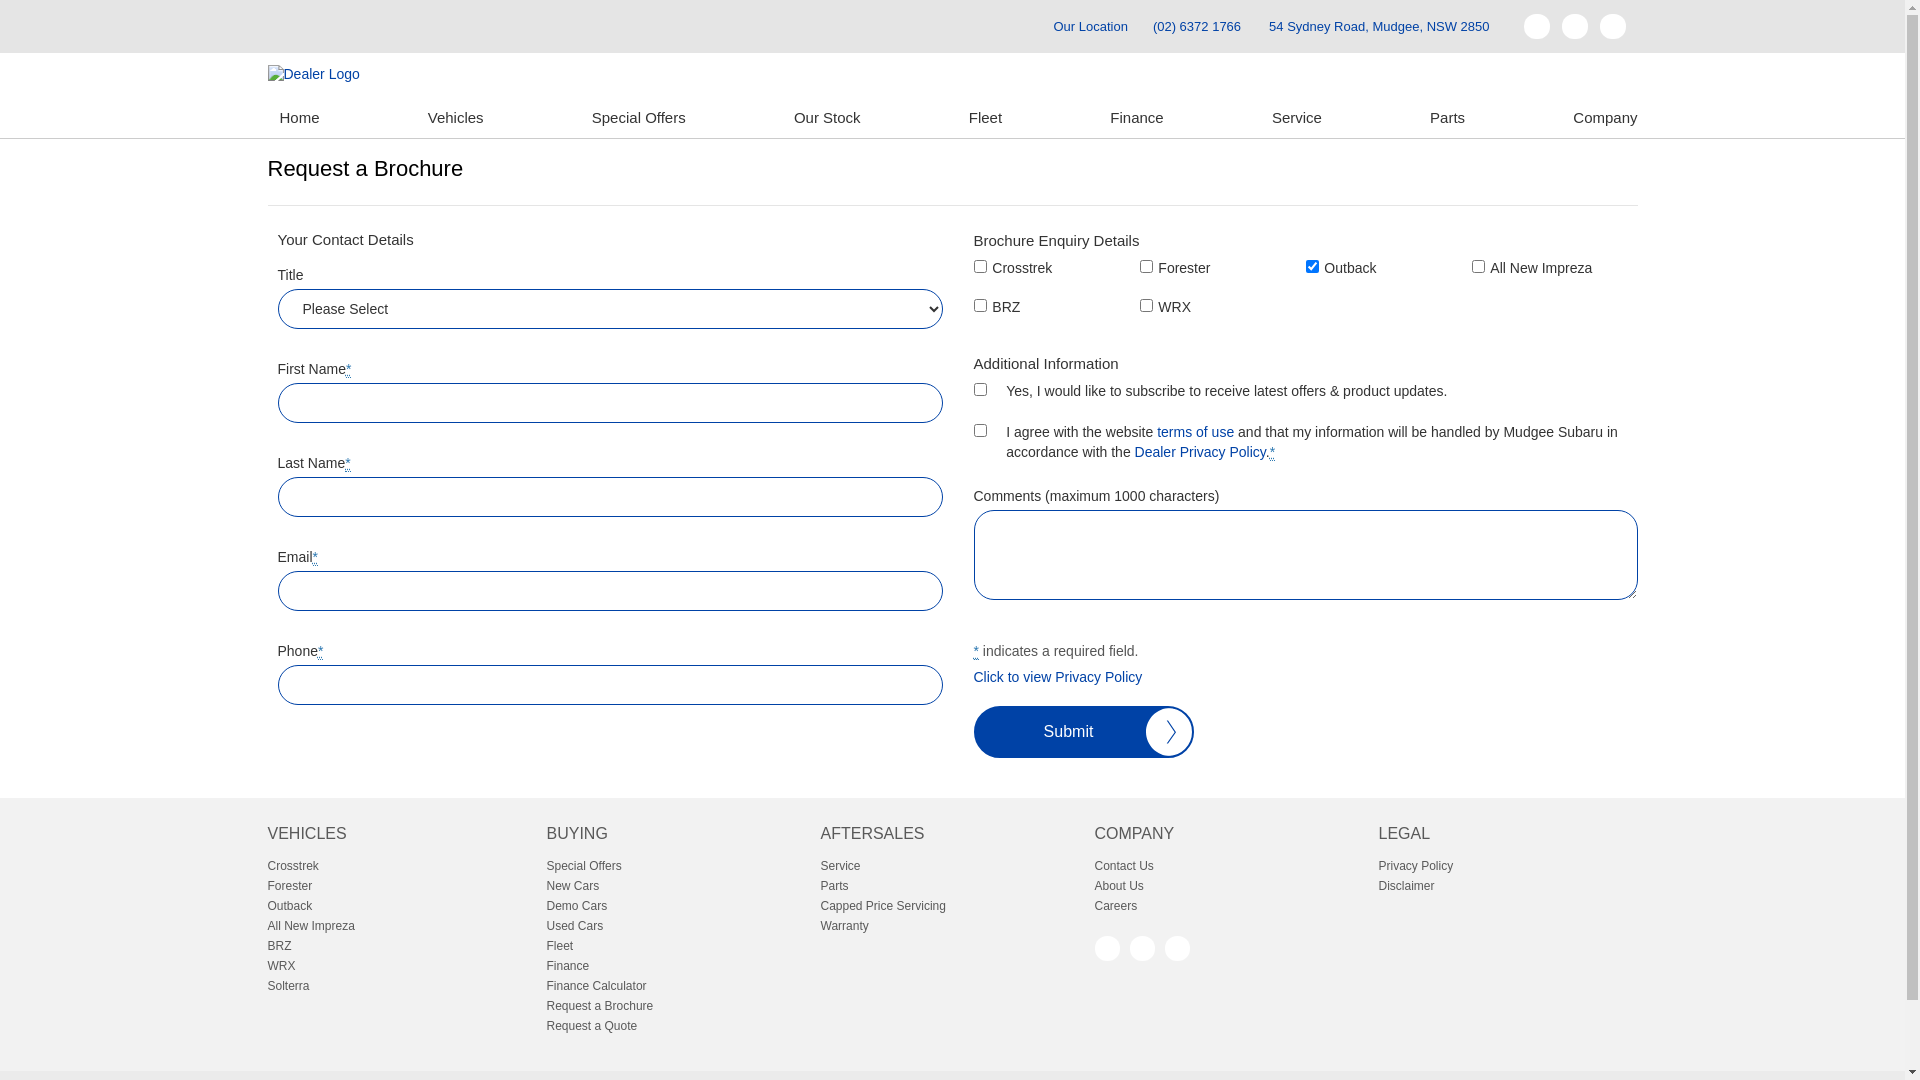 Image resolution: width=1920 pixels, height=1080 pixels. I want to click on 'Our Stock', so click(781, 117).